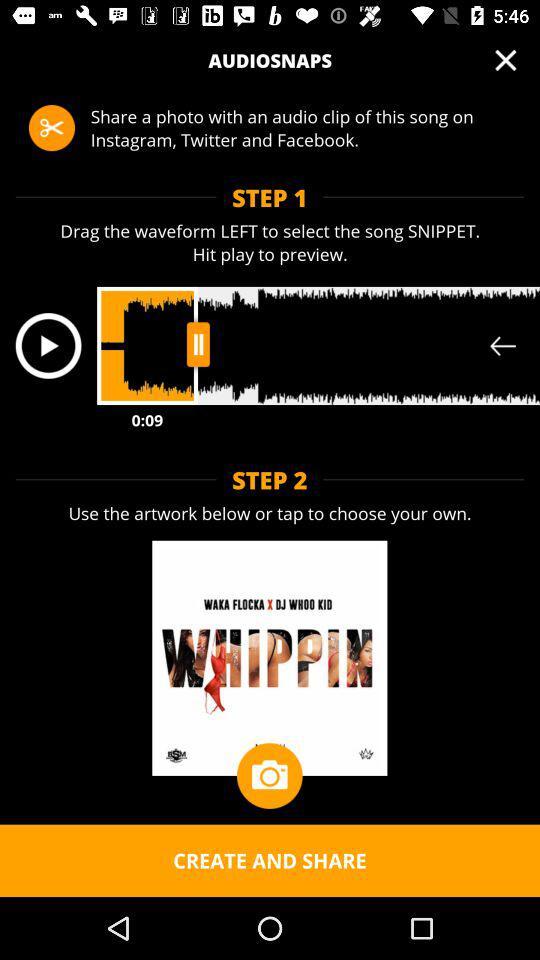  What do you see at coordinates (48, 345) in the screenshot?
I see `the play icon` at bounding box center [48, 345].